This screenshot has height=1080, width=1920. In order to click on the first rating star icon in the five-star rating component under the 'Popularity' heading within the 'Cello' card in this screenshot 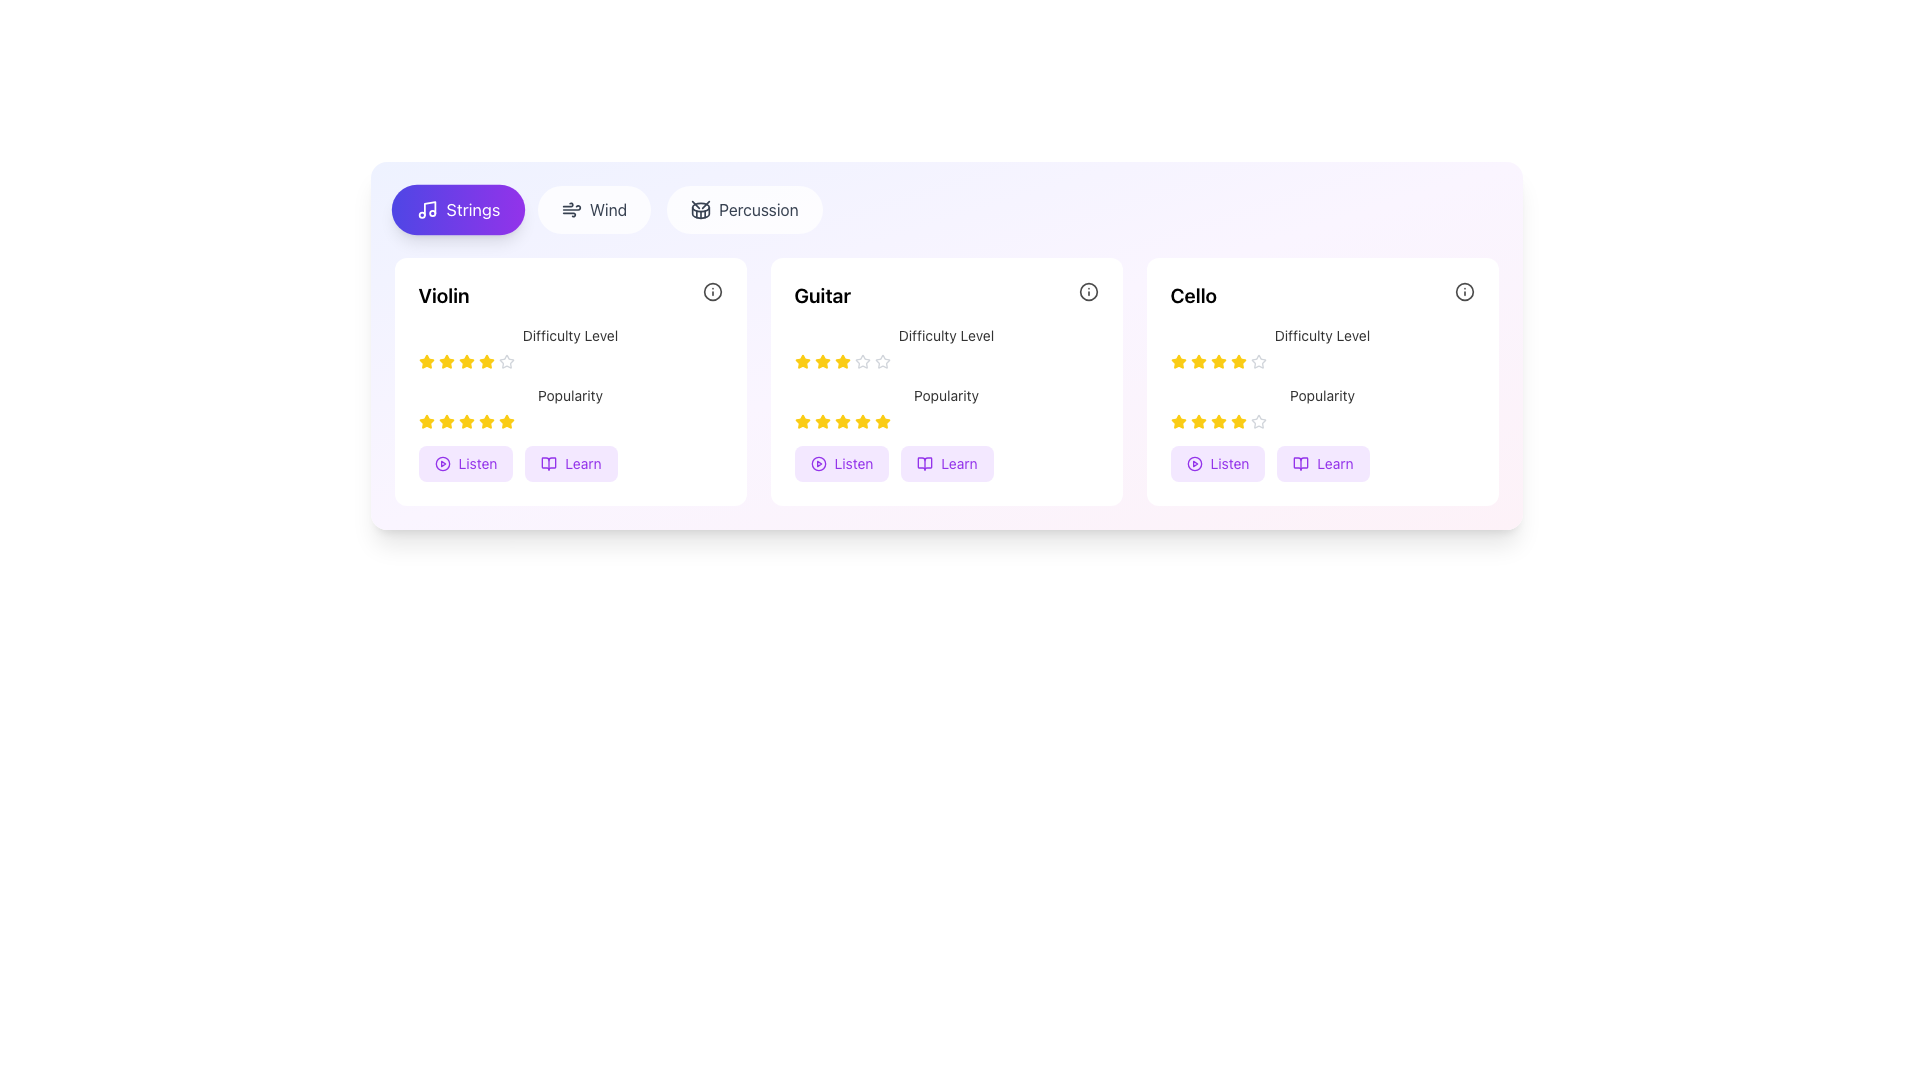, I will do `click(1178, 420)`.